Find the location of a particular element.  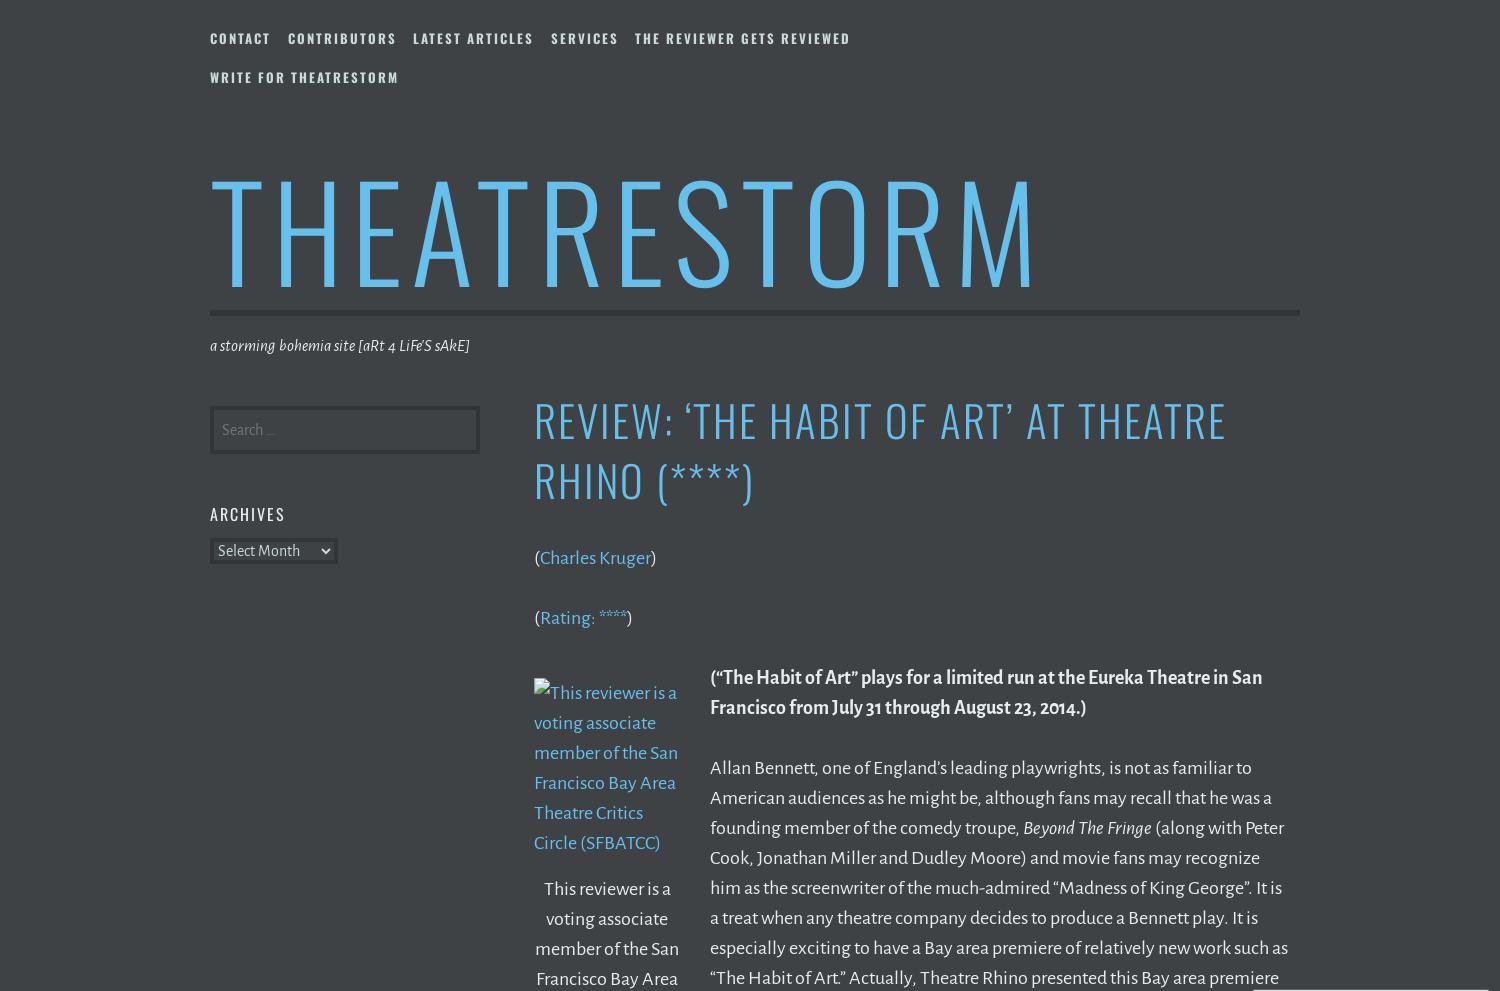

'Archives' is located at coordinates (246, 514).